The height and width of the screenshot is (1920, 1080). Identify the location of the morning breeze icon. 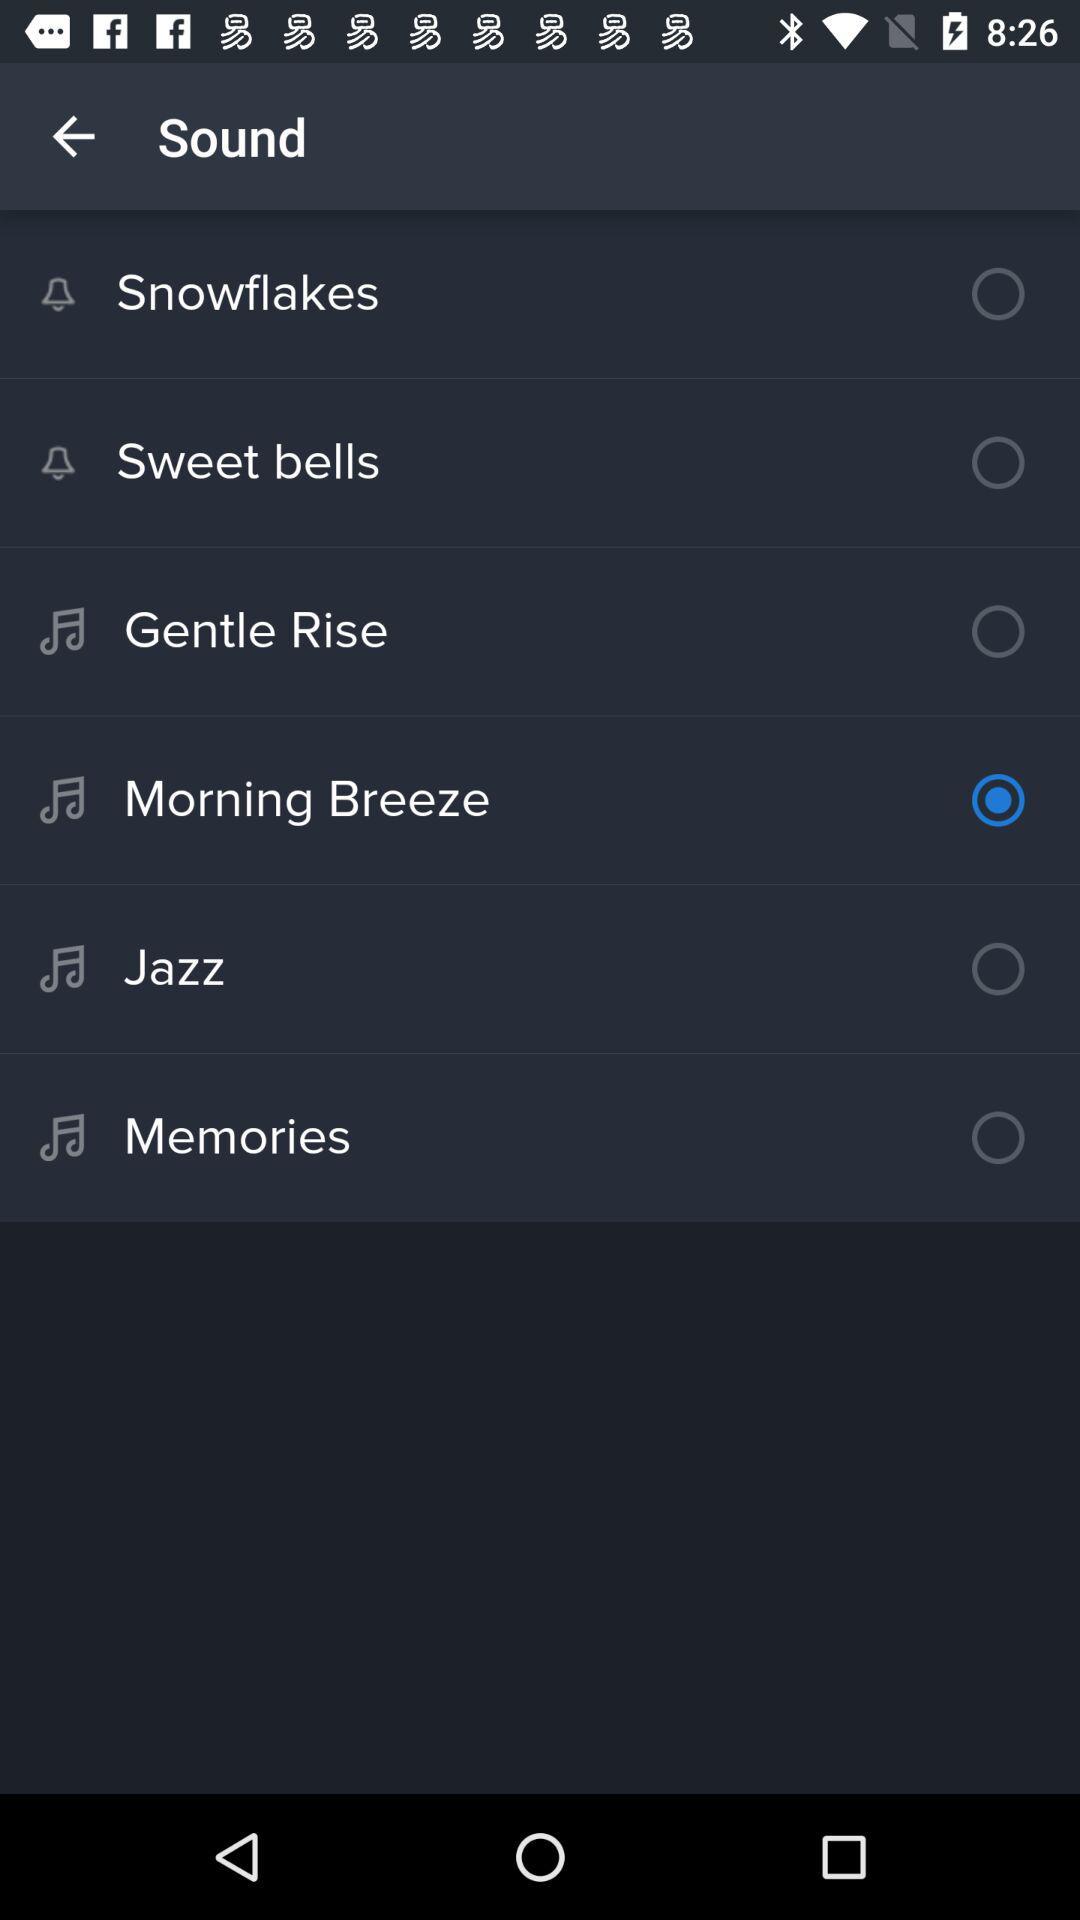
(540, 800).